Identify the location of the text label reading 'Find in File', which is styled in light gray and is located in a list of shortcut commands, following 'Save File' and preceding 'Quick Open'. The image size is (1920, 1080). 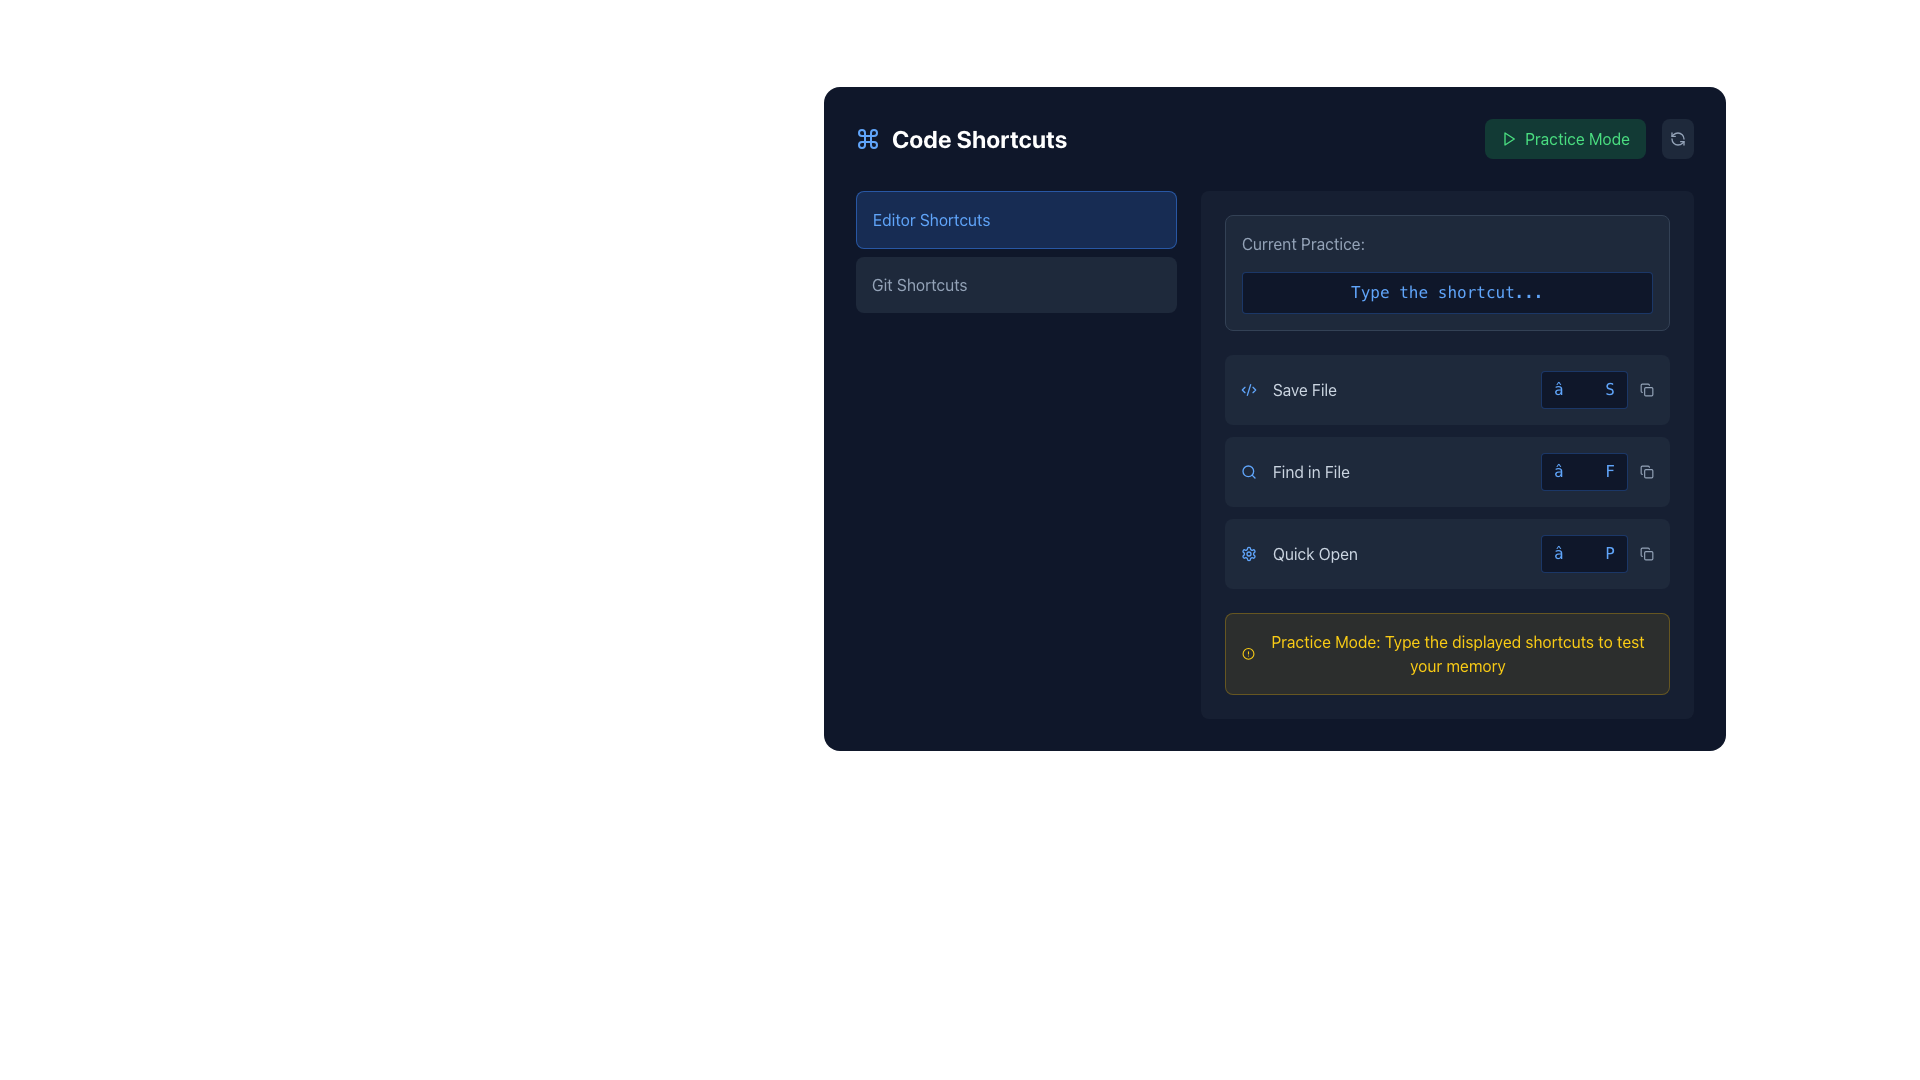
(1311, 471).